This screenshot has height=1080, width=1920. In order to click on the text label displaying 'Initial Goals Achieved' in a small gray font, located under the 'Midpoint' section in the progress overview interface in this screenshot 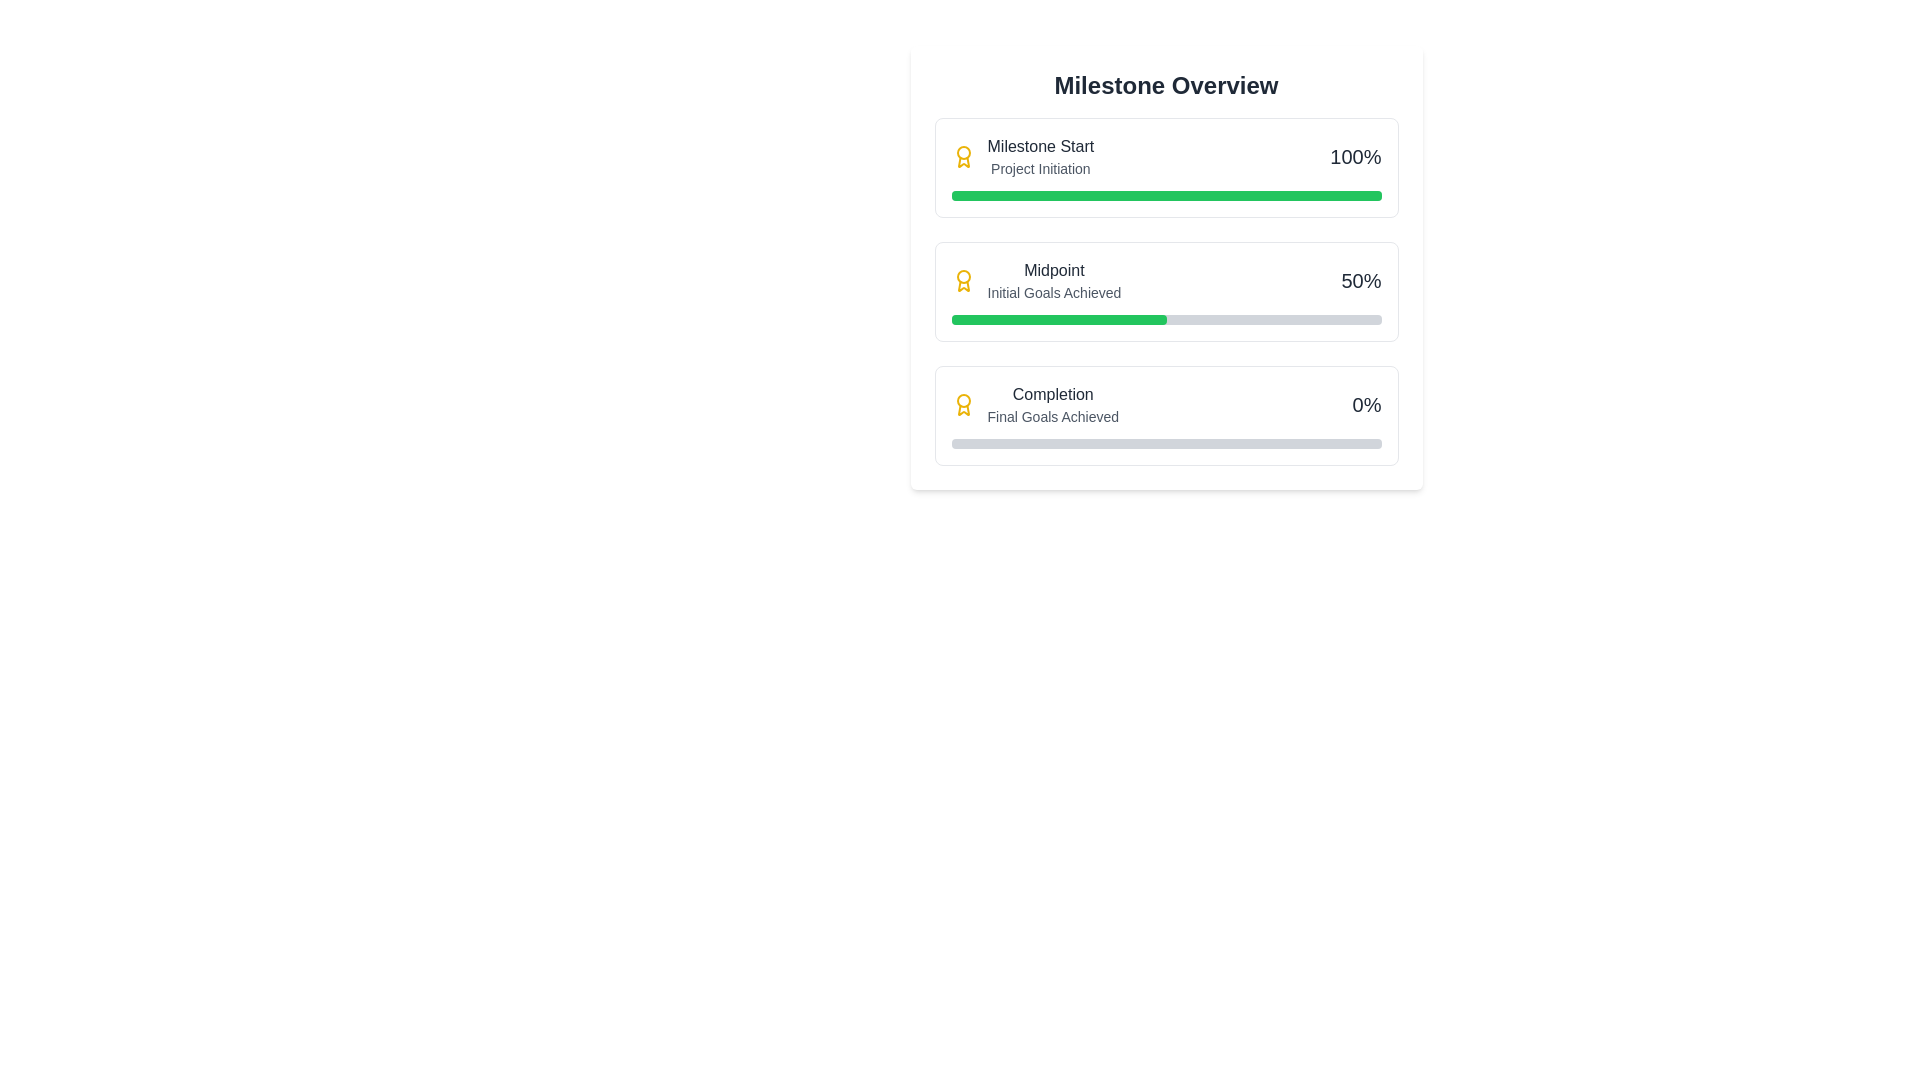, I will do `click(1053, 293)`.